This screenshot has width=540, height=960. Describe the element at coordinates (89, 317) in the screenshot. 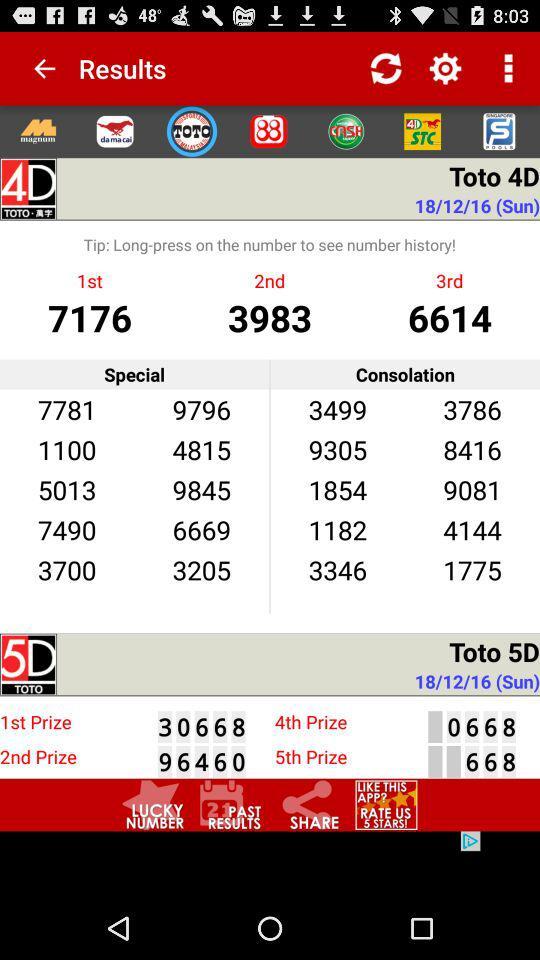

I see `the icon to the left of the 3983 icon` at that location.